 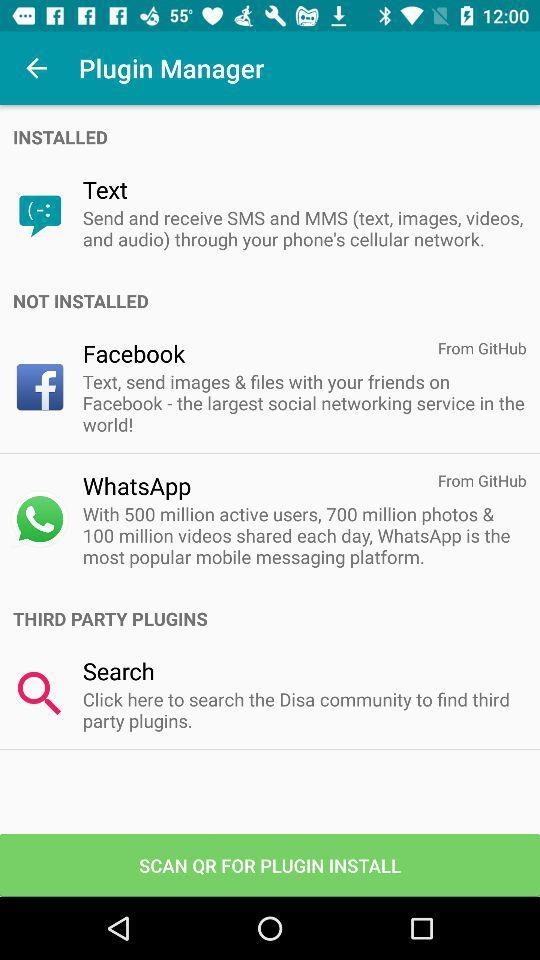 What do you see at coordinates (303, 534) in the screenshot?
I see `the with 500 million icon` at bounding box center [303, 534].